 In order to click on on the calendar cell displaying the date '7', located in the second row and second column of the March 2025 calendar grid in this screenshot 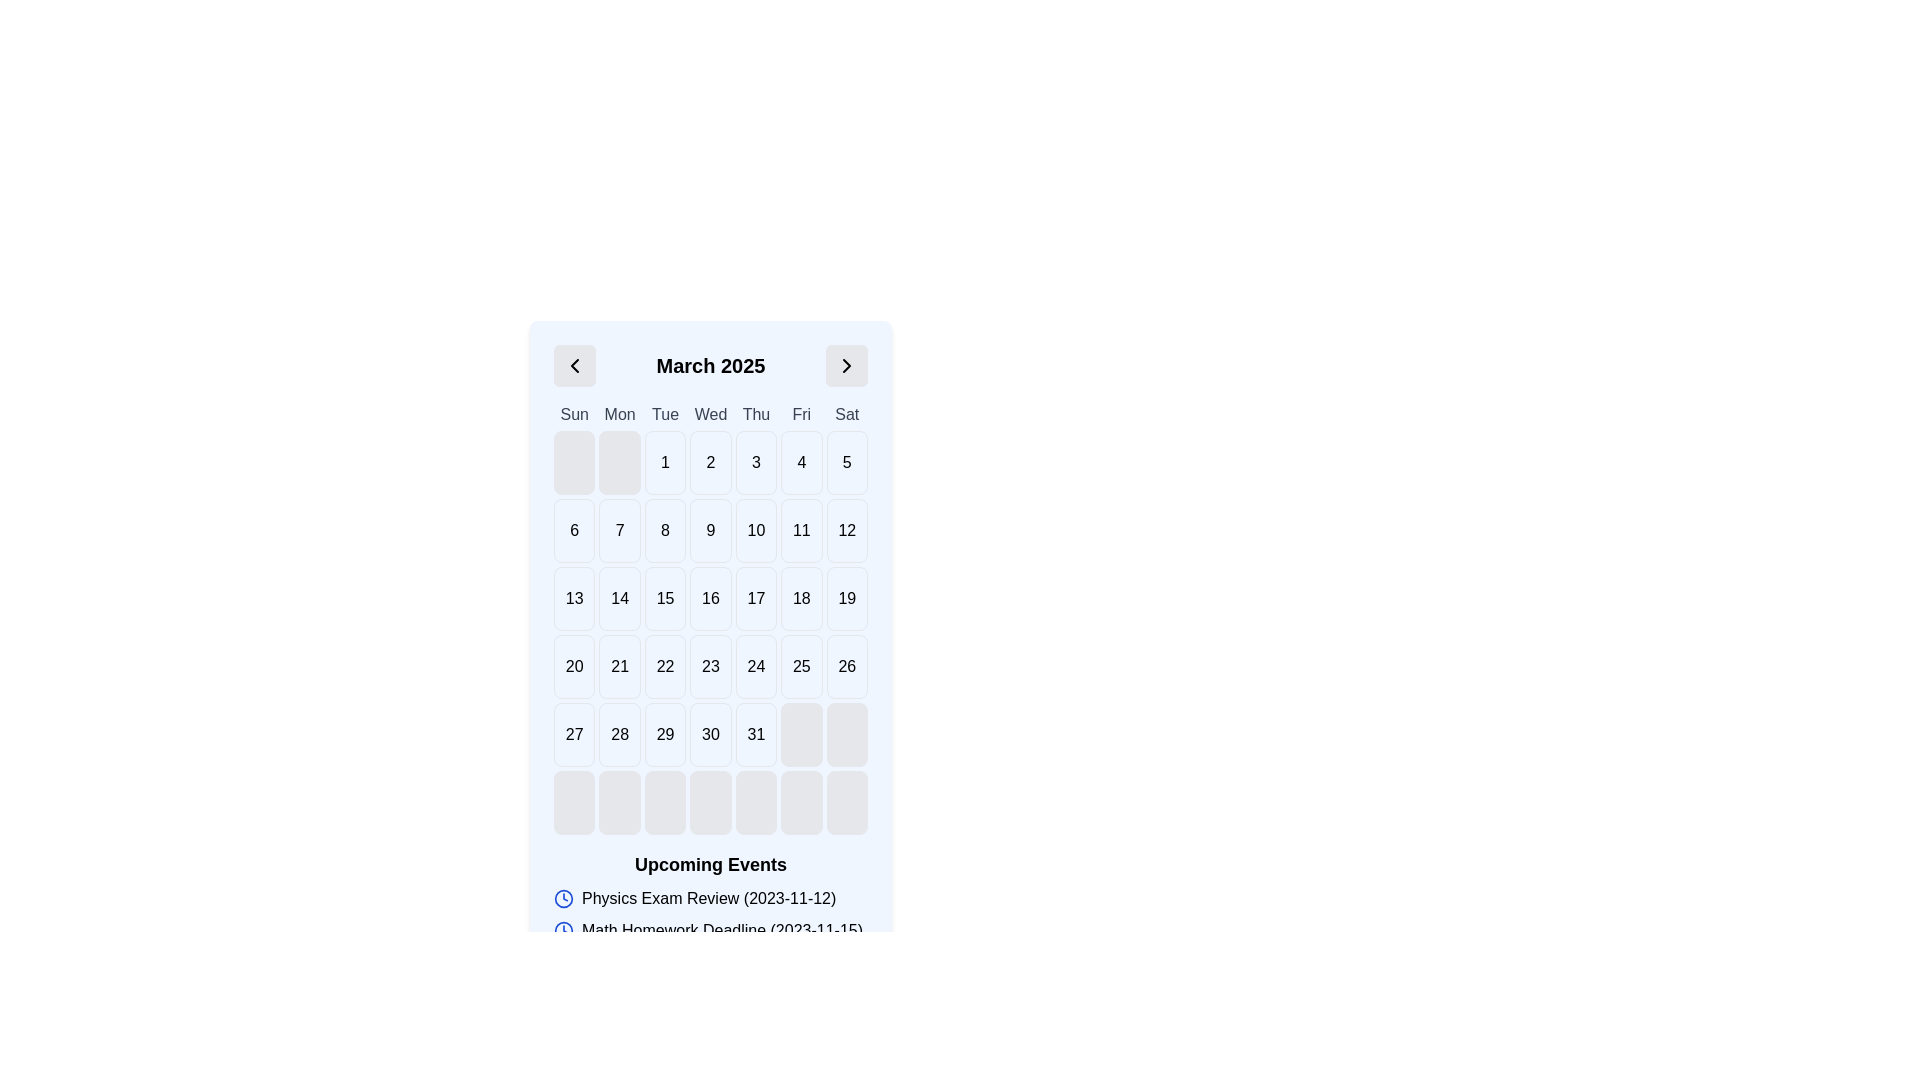, I will do `click(619, 530)`.